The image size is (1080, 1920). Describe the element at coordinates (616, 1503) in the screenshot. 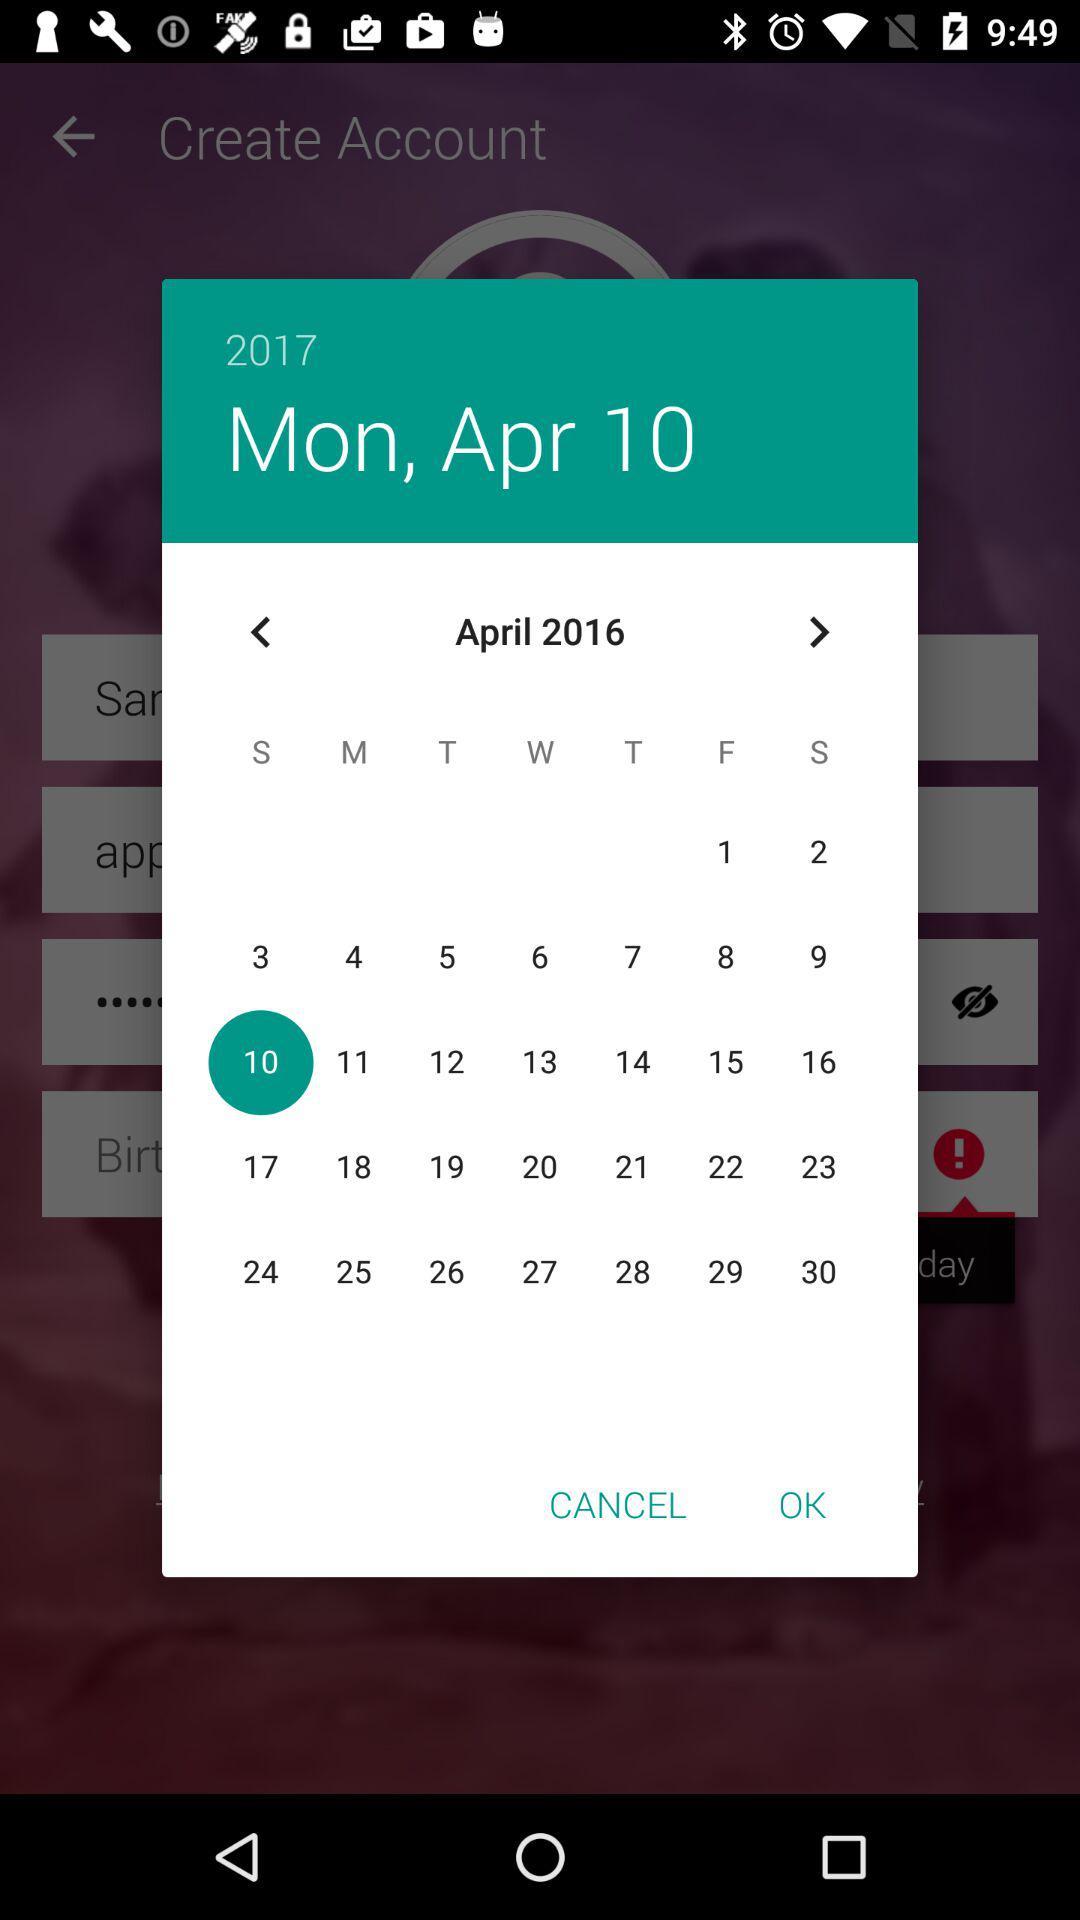

I see `icon at the bottom` at that location.